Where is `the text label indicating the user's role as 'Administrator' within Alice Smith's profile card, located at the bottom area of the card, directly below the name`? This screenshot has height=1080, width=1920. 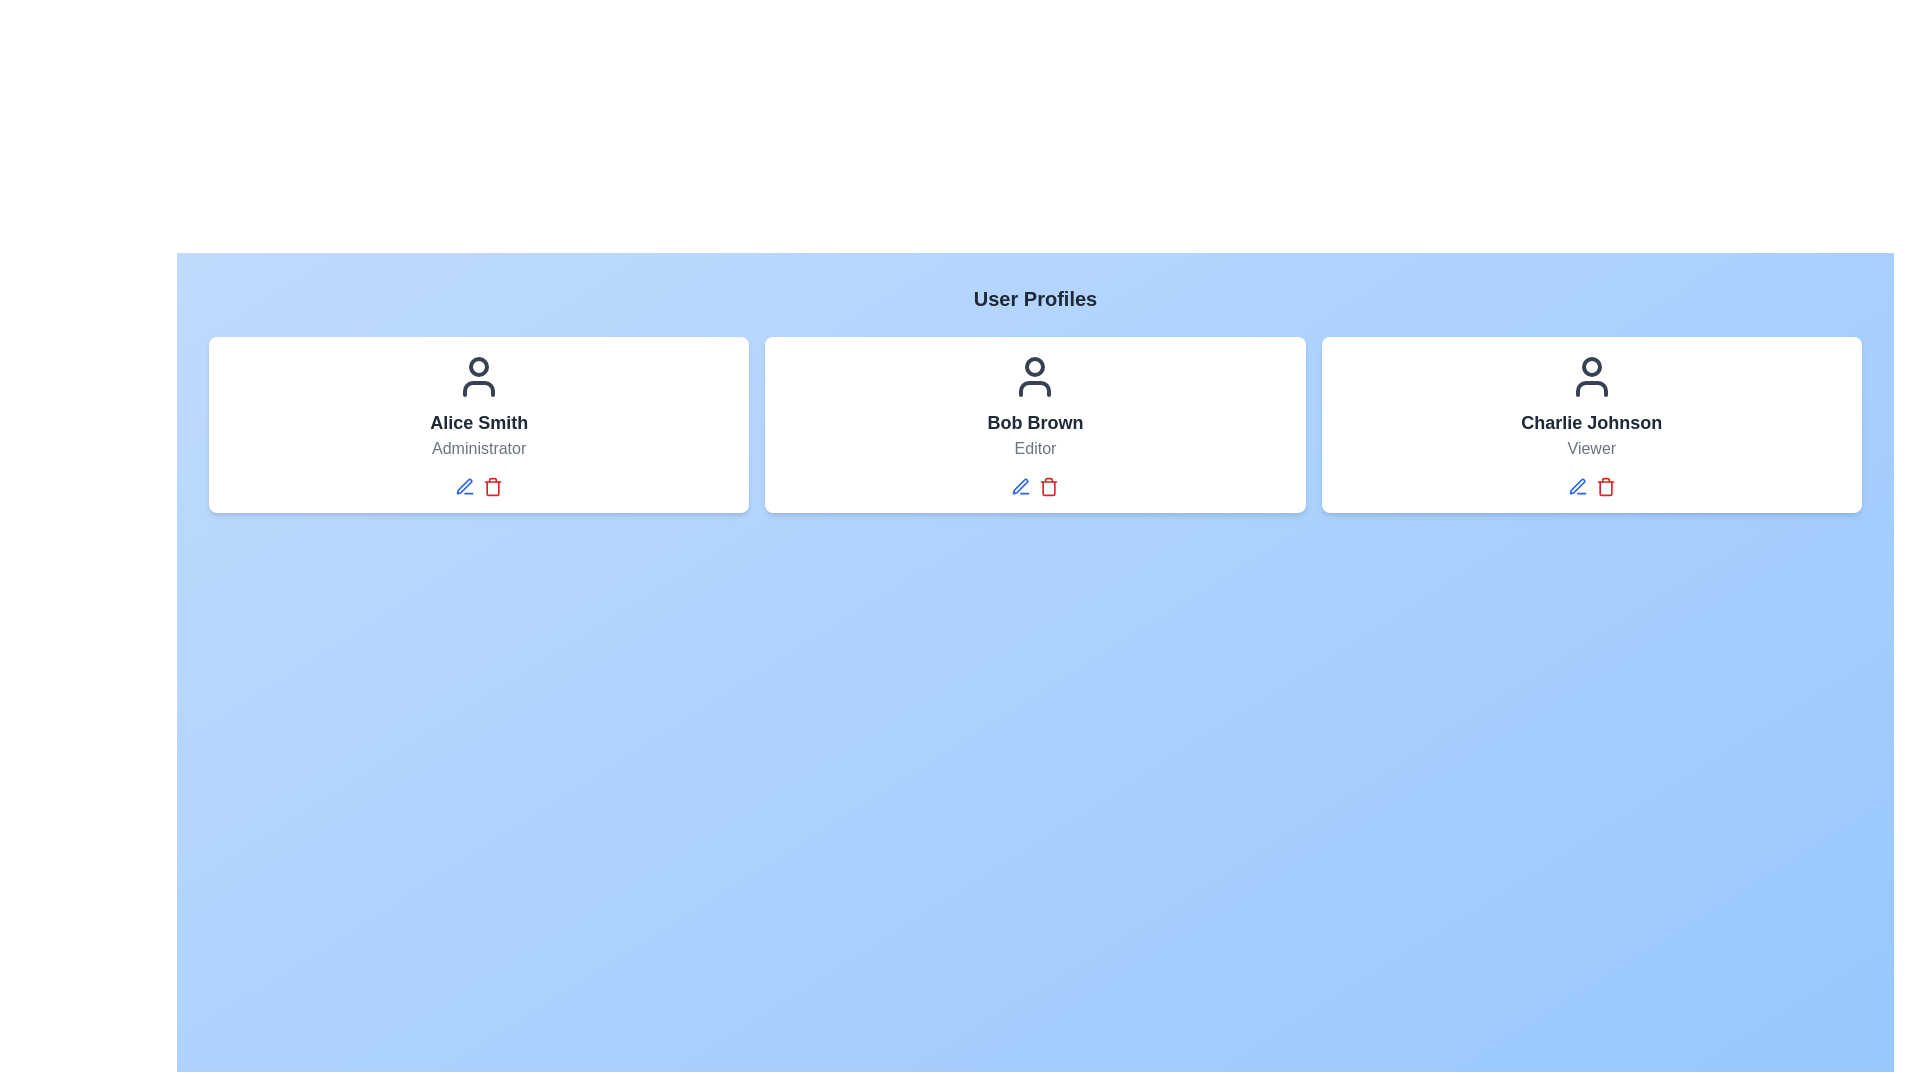
the text label indicating the user's role as 'Administrator' within Alice Smith's profile card, located at the bottom area of the card, directly below the name is located at coordinates (478, 447).